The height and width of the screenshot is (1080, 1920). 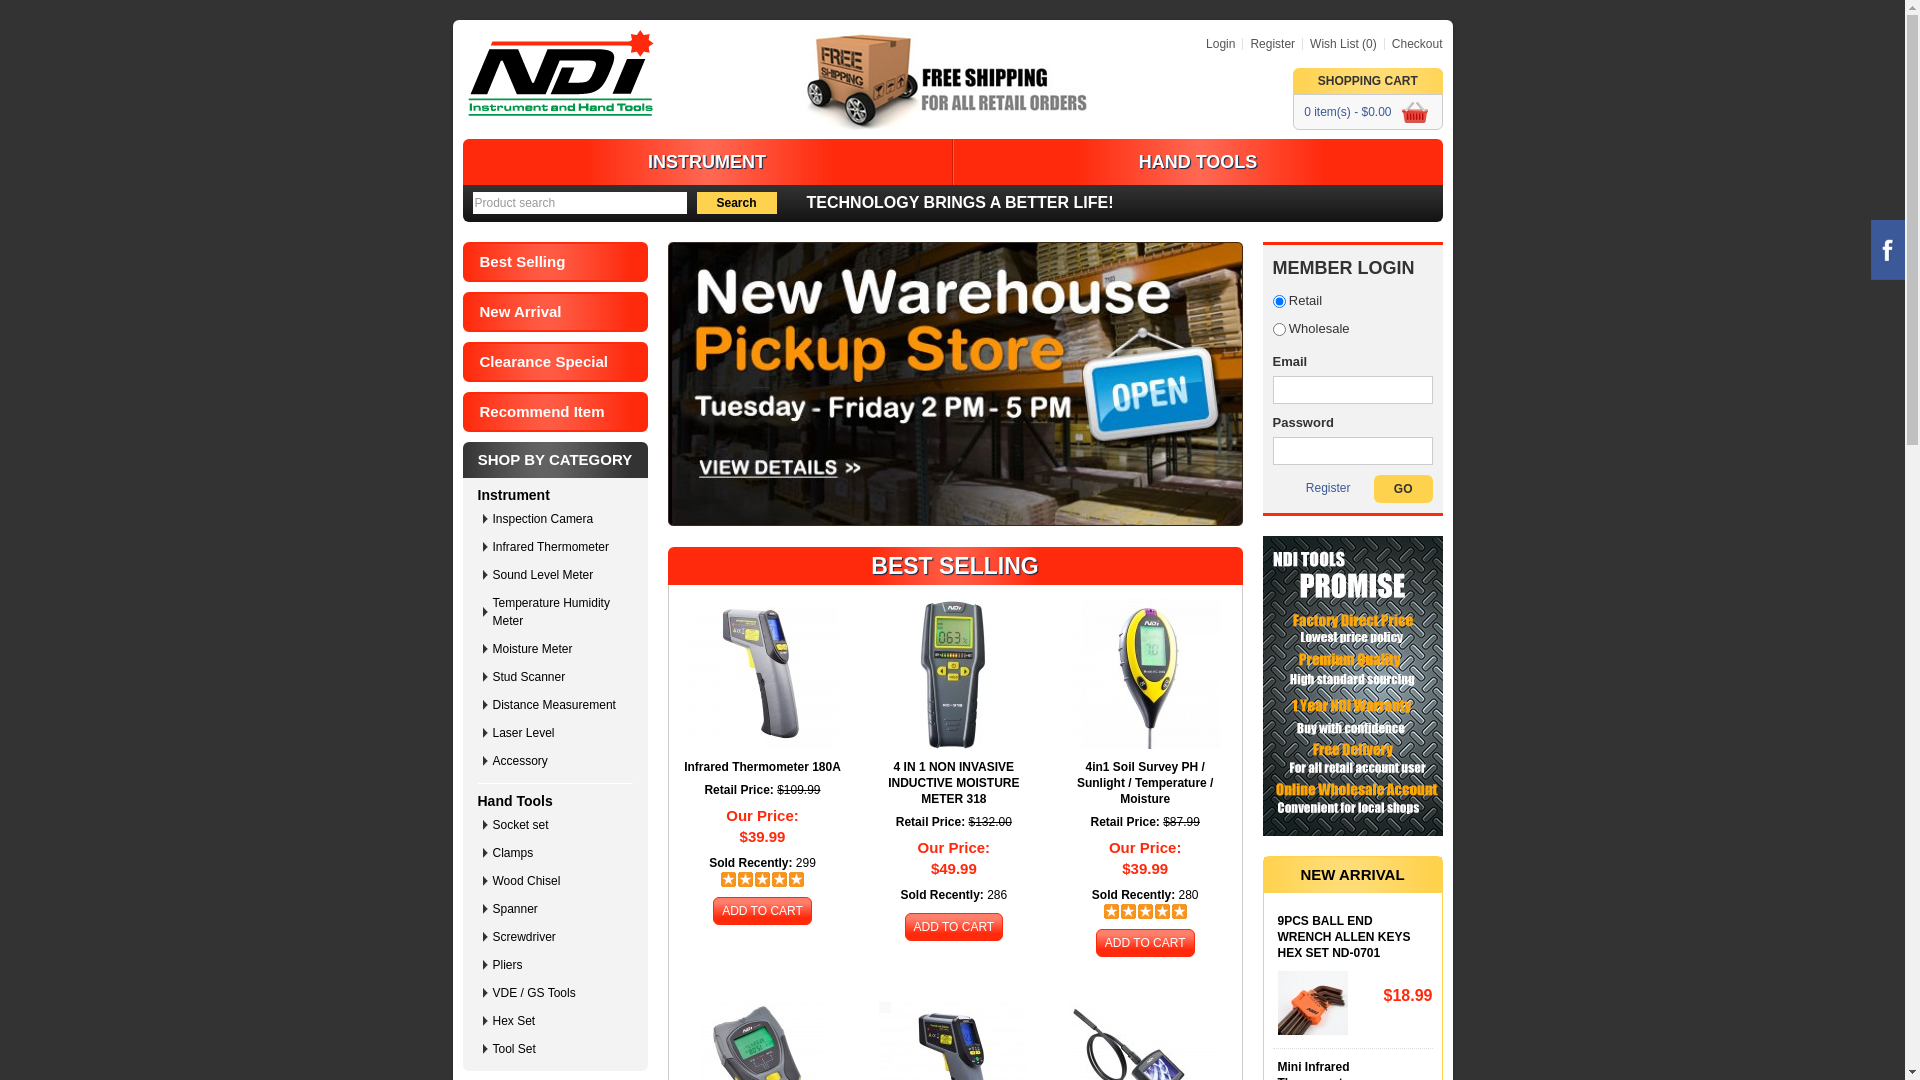 I want to click on 'Pliers', so click(x=491, y=963).